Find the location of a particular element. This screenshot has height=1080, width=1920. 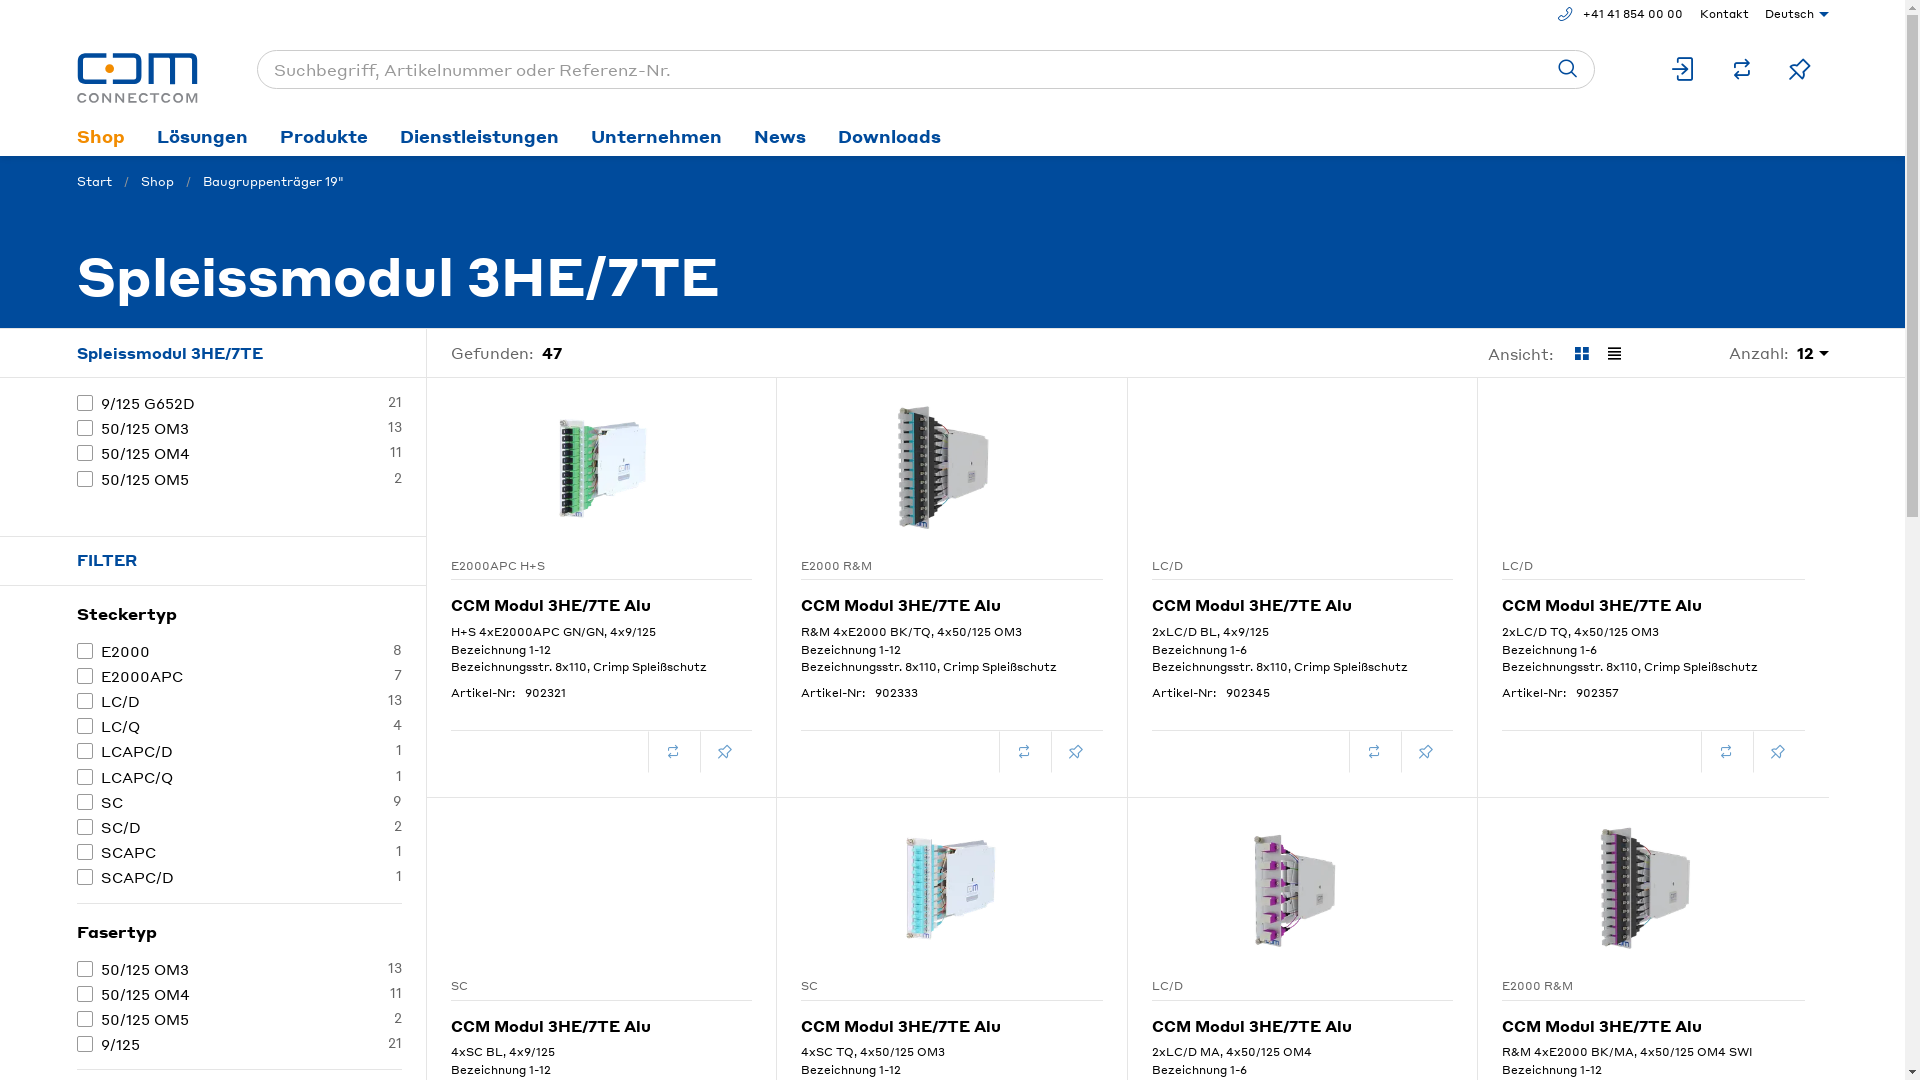

'Anmelden' is located at coordinates (1682, 68).